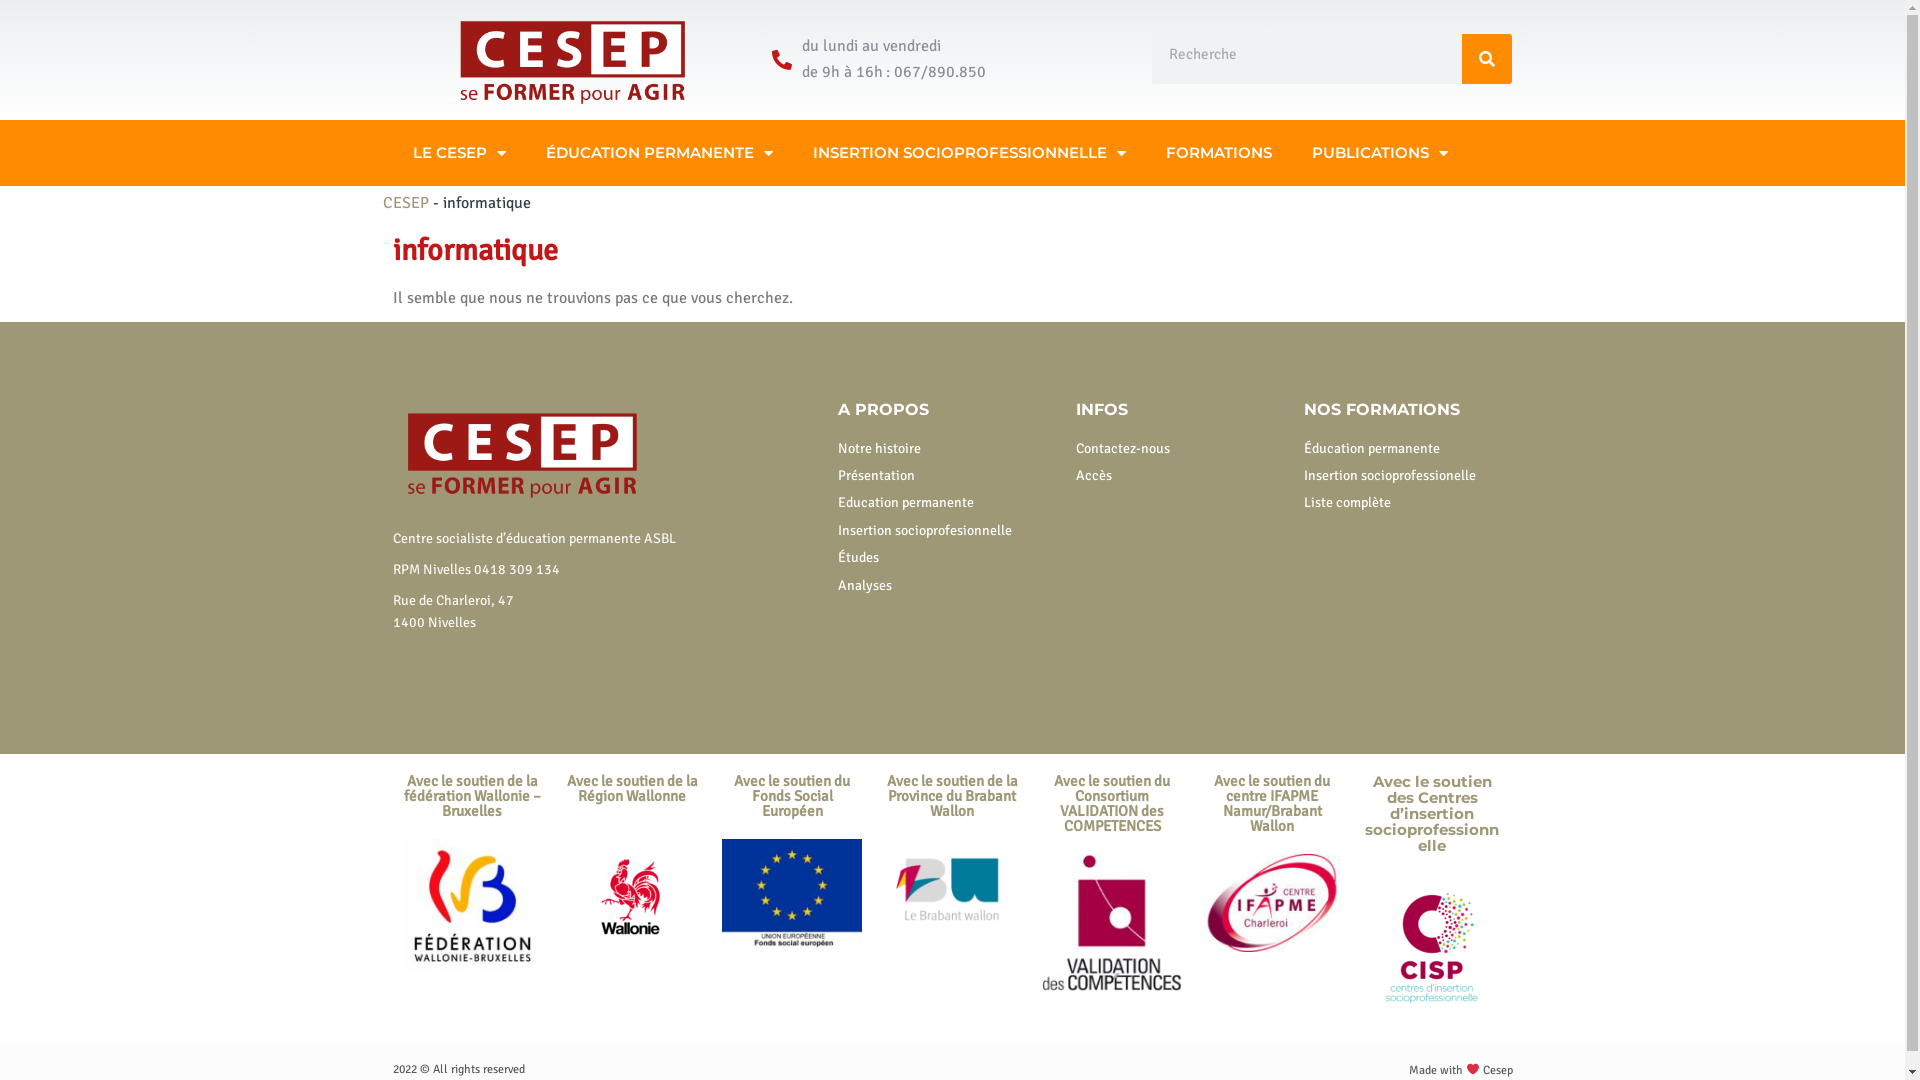 This screenshot has width=1920, height=1080. What do you see at coordinates (946, 585) in the screenshot?
I see `'Analyses'` at bounding box center [946, 585].